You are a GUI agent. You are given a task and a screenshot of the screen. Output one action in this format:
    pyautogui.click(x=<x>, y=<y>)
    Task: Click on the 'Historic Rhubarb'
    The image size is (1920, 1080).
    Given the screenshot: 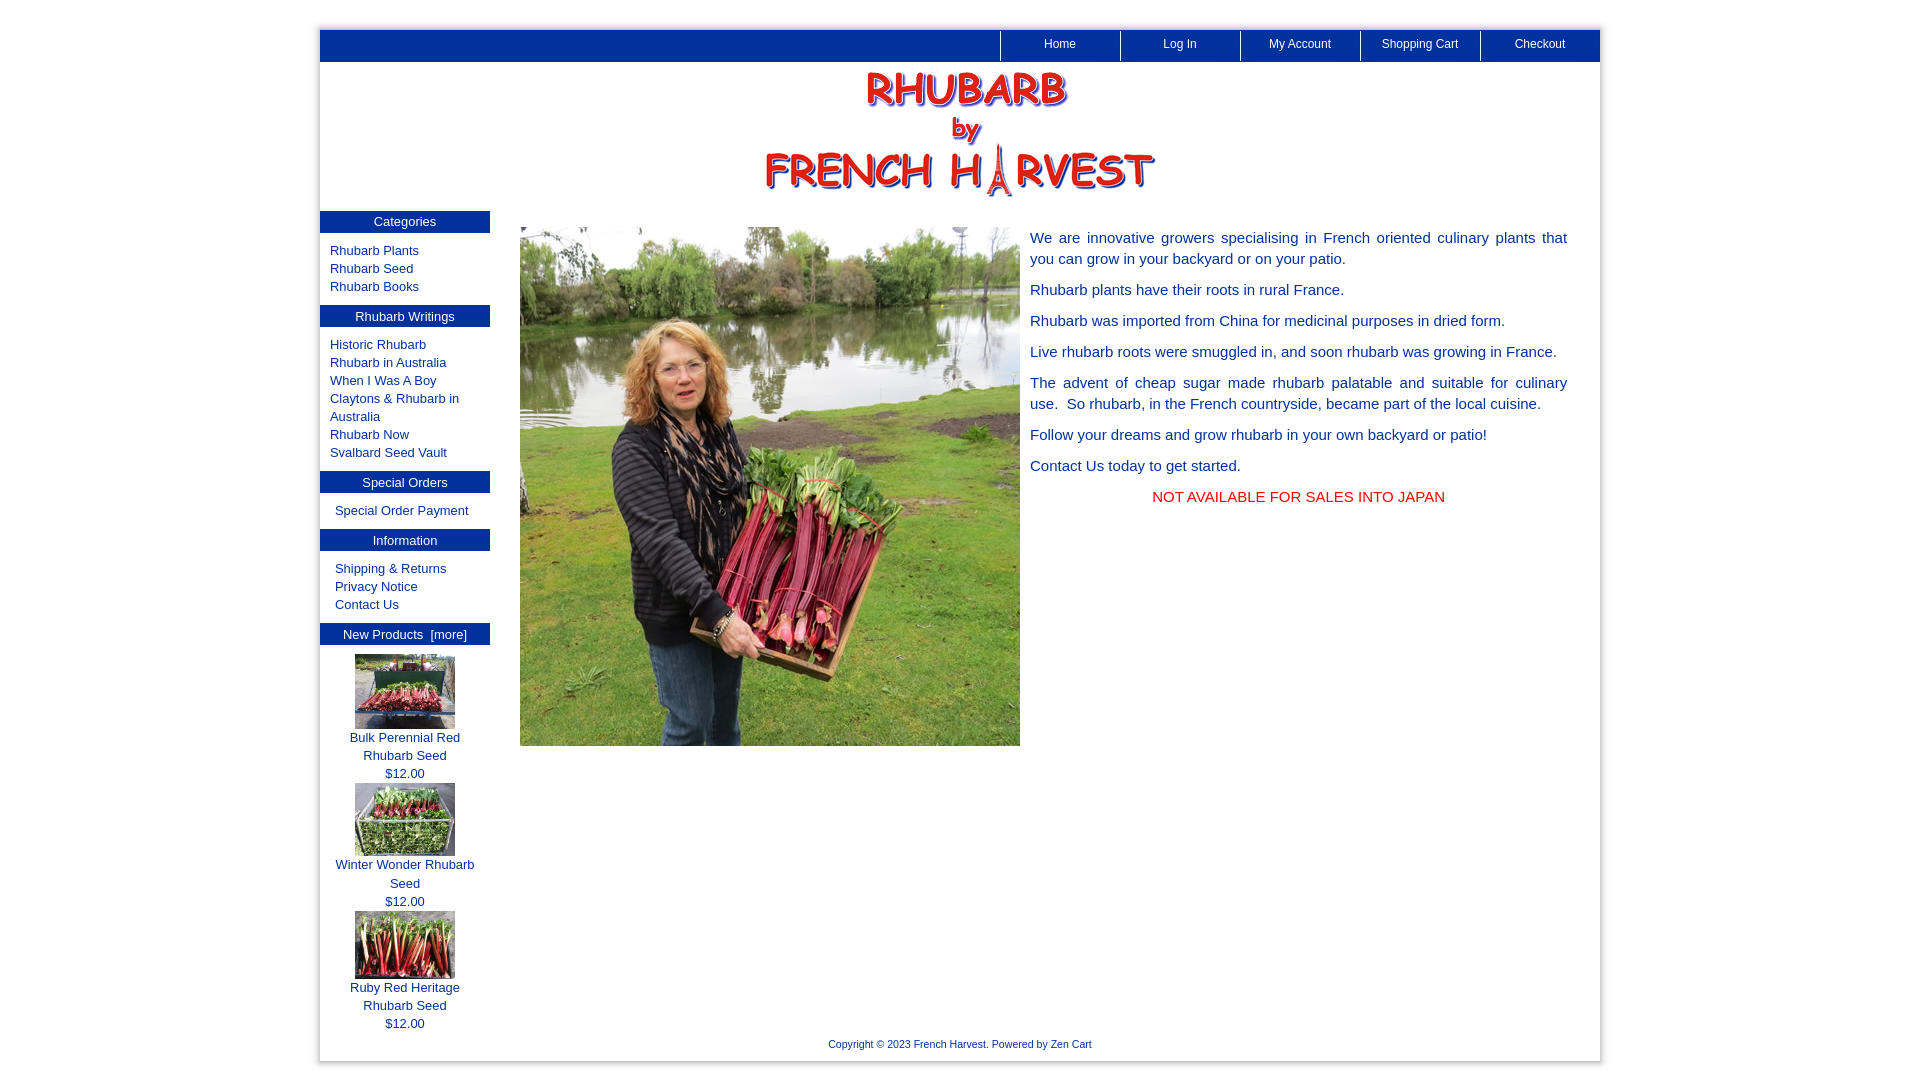 What is the action you would take?
    pyautogui.click(x=378, y=343)
    